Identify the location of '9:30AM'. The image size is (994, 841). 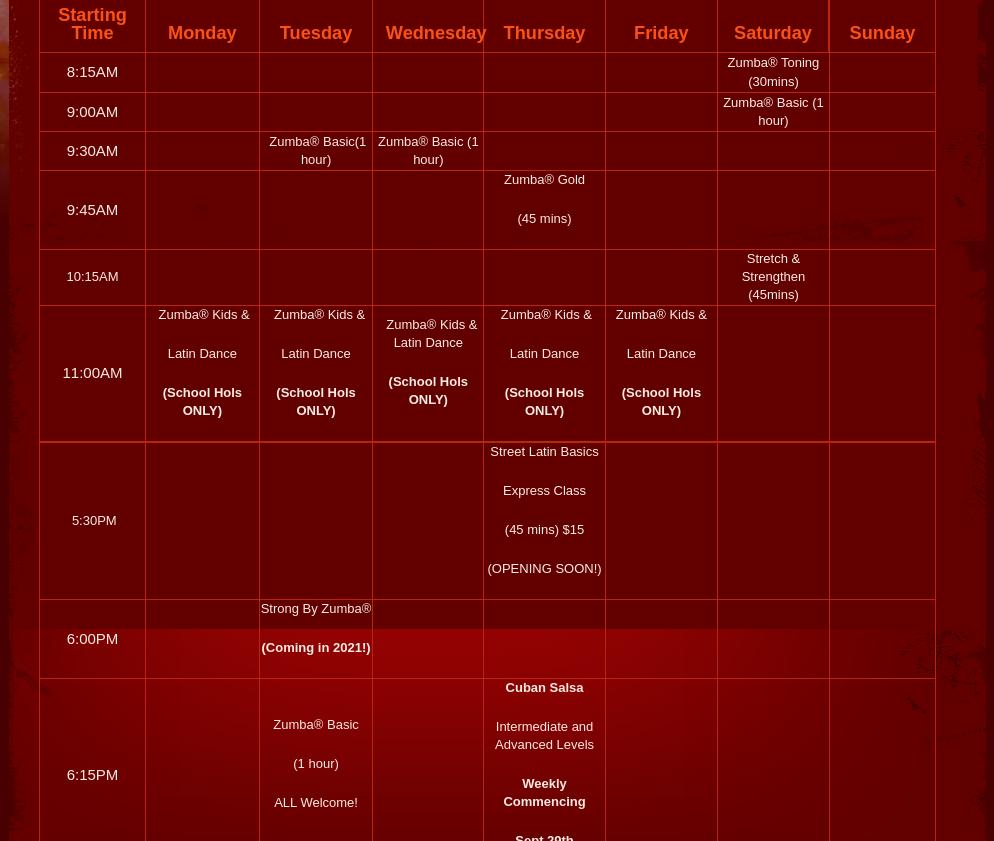
(92, 148).